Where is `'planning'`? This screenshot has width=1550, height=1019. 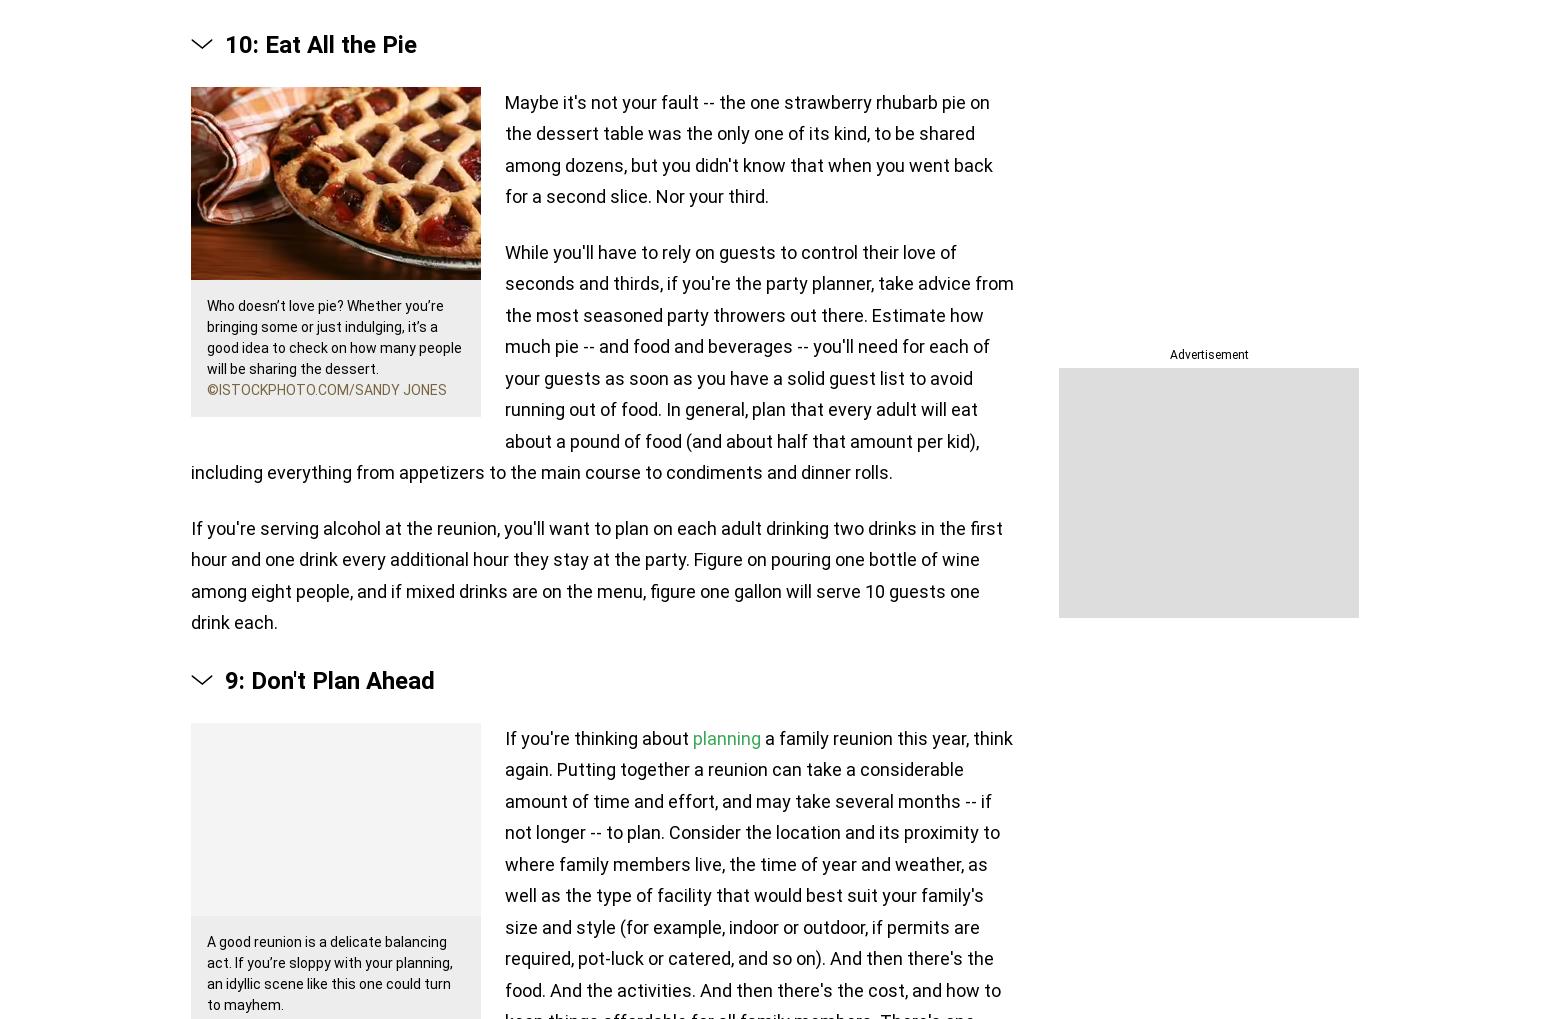
'planning' is located at coordinates (726, 737).